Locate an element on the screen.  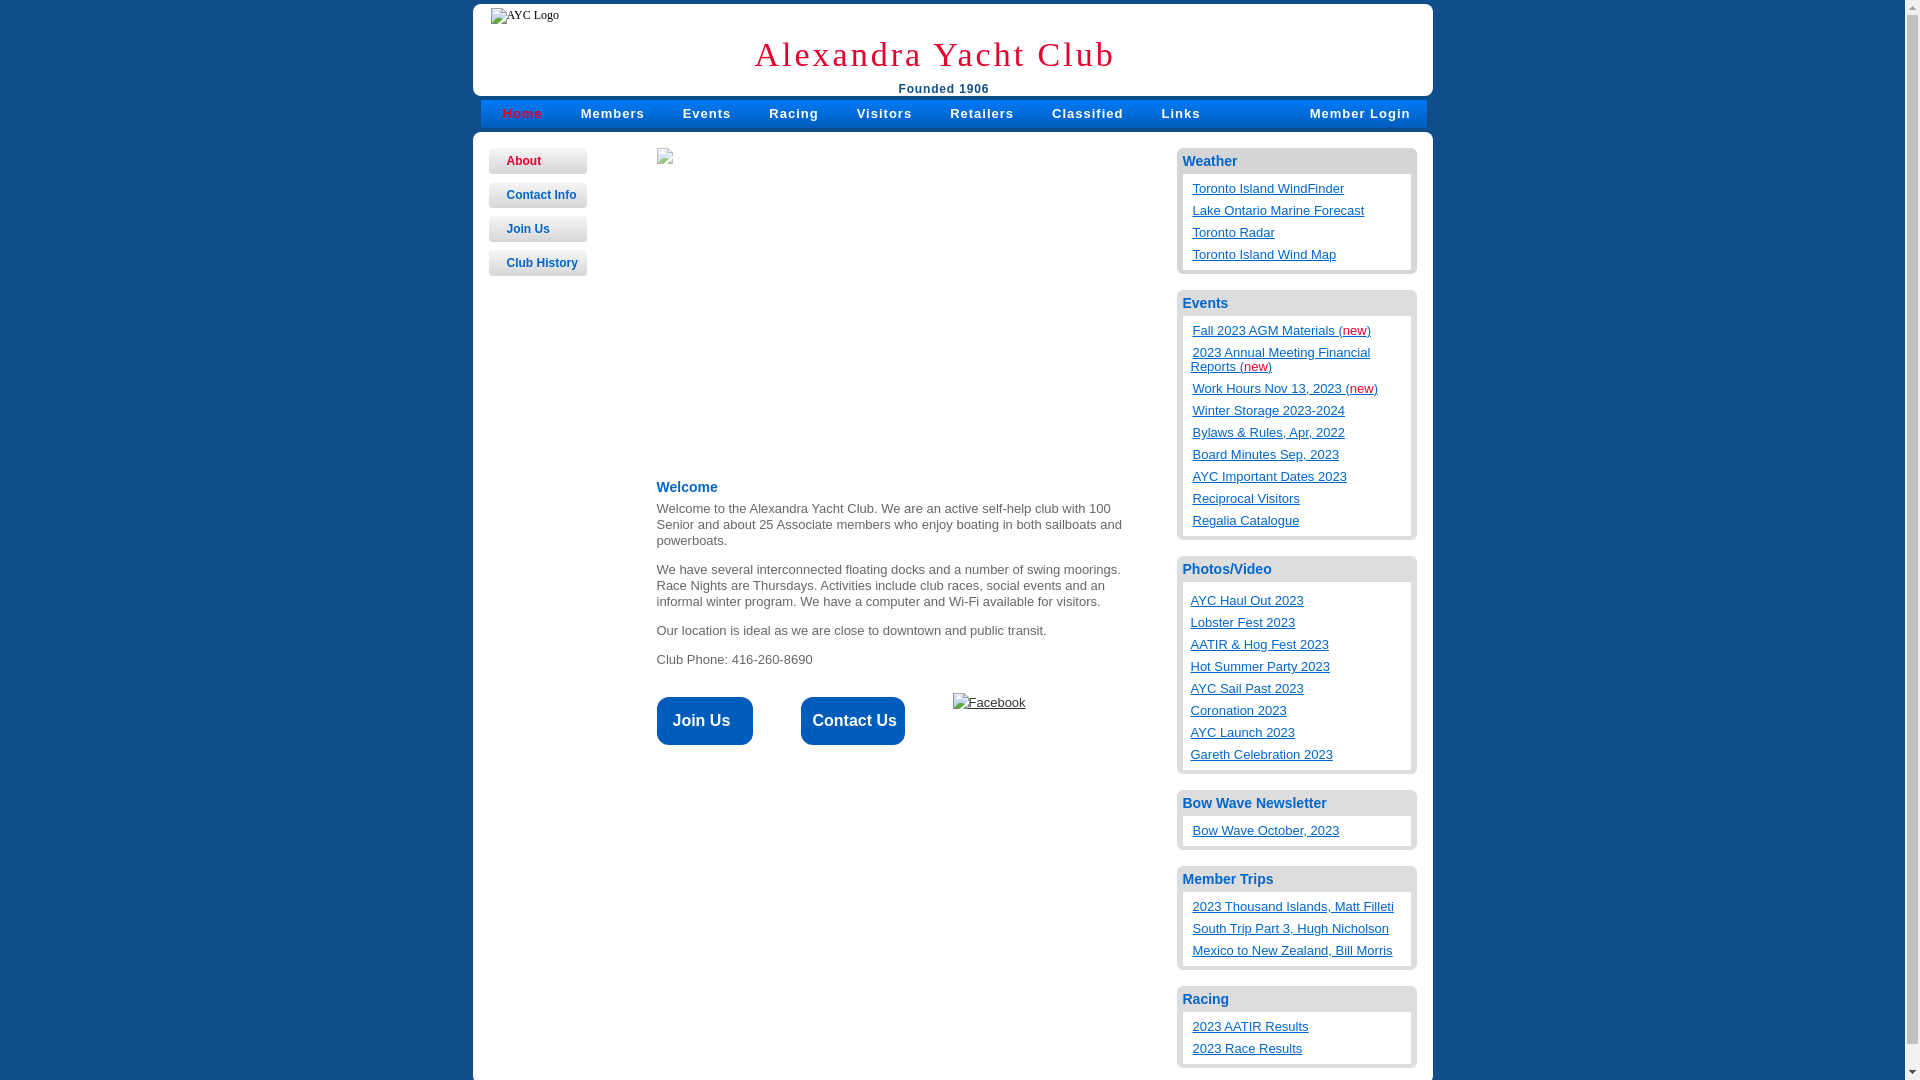
'2023 Annual Meeting Financial Reports (new)' is located at coordinates (1300, 354).